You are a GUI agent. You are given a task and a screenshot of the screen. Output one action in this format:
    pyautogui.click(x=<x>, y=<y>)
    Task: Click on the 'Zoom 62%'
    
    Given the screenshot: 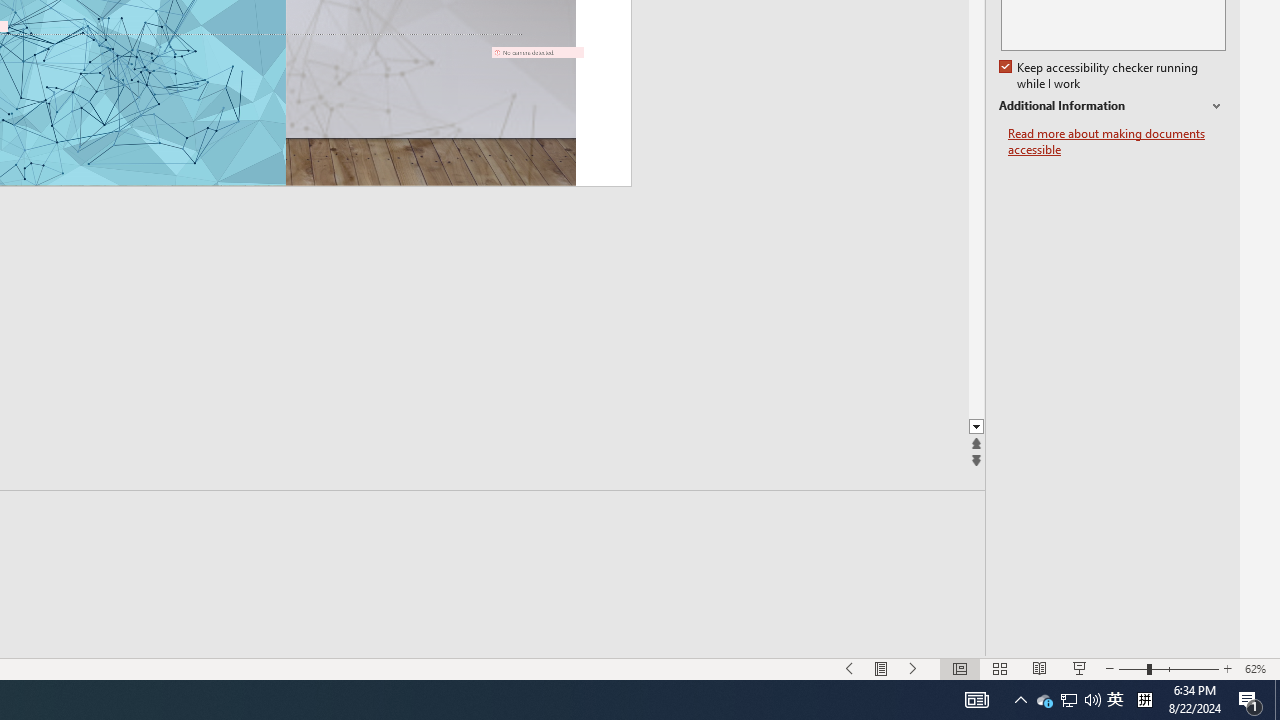 What is the action you would take?
    pyautogui.click(x=1257, y=669)
    